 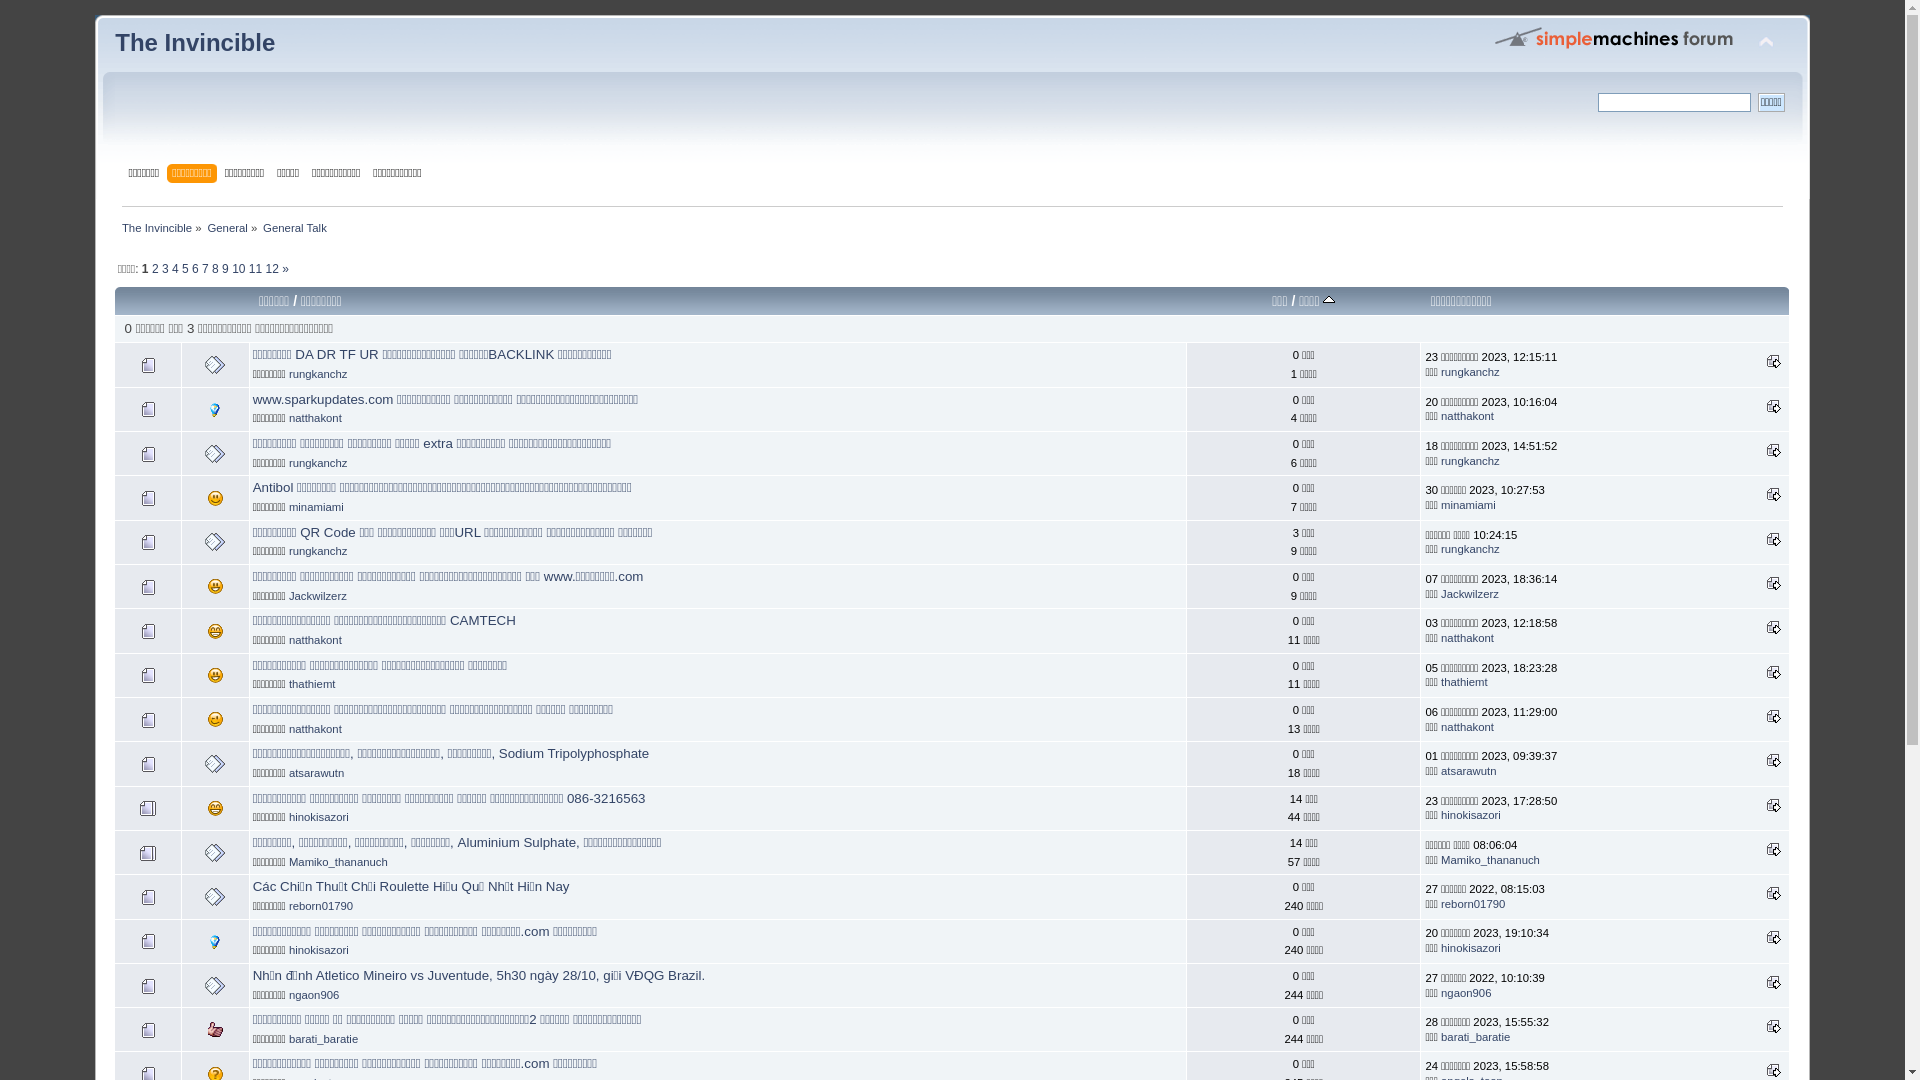 What do you see at coordinates (314, 729) in the screenshot?
I see `'natthakont'` at bounding box center [314, 729].